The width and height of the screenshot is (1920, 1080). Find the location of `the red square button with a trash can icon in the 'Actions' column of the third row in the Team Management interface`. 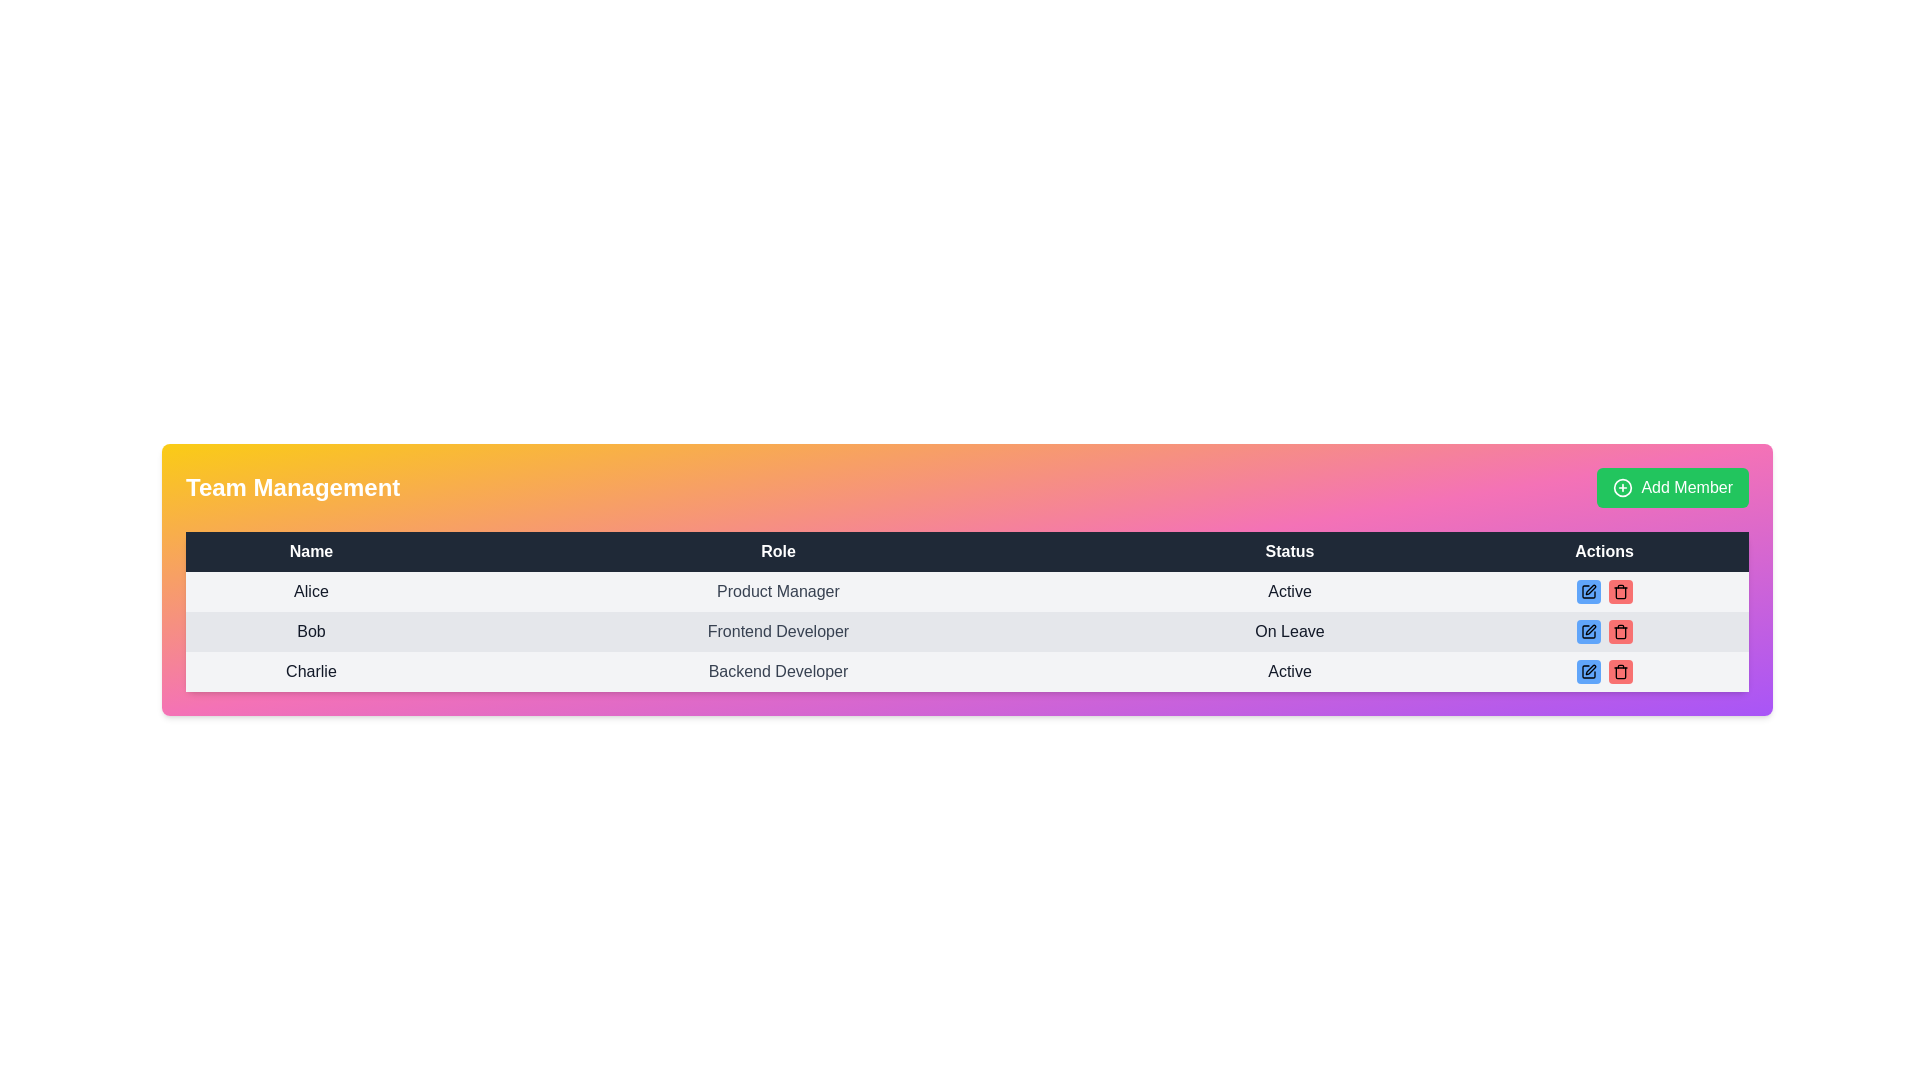

the red square button with a trash can icon in the 'Actions' column of the third row in the Team Management interface is located at coordinates (1620, 590).